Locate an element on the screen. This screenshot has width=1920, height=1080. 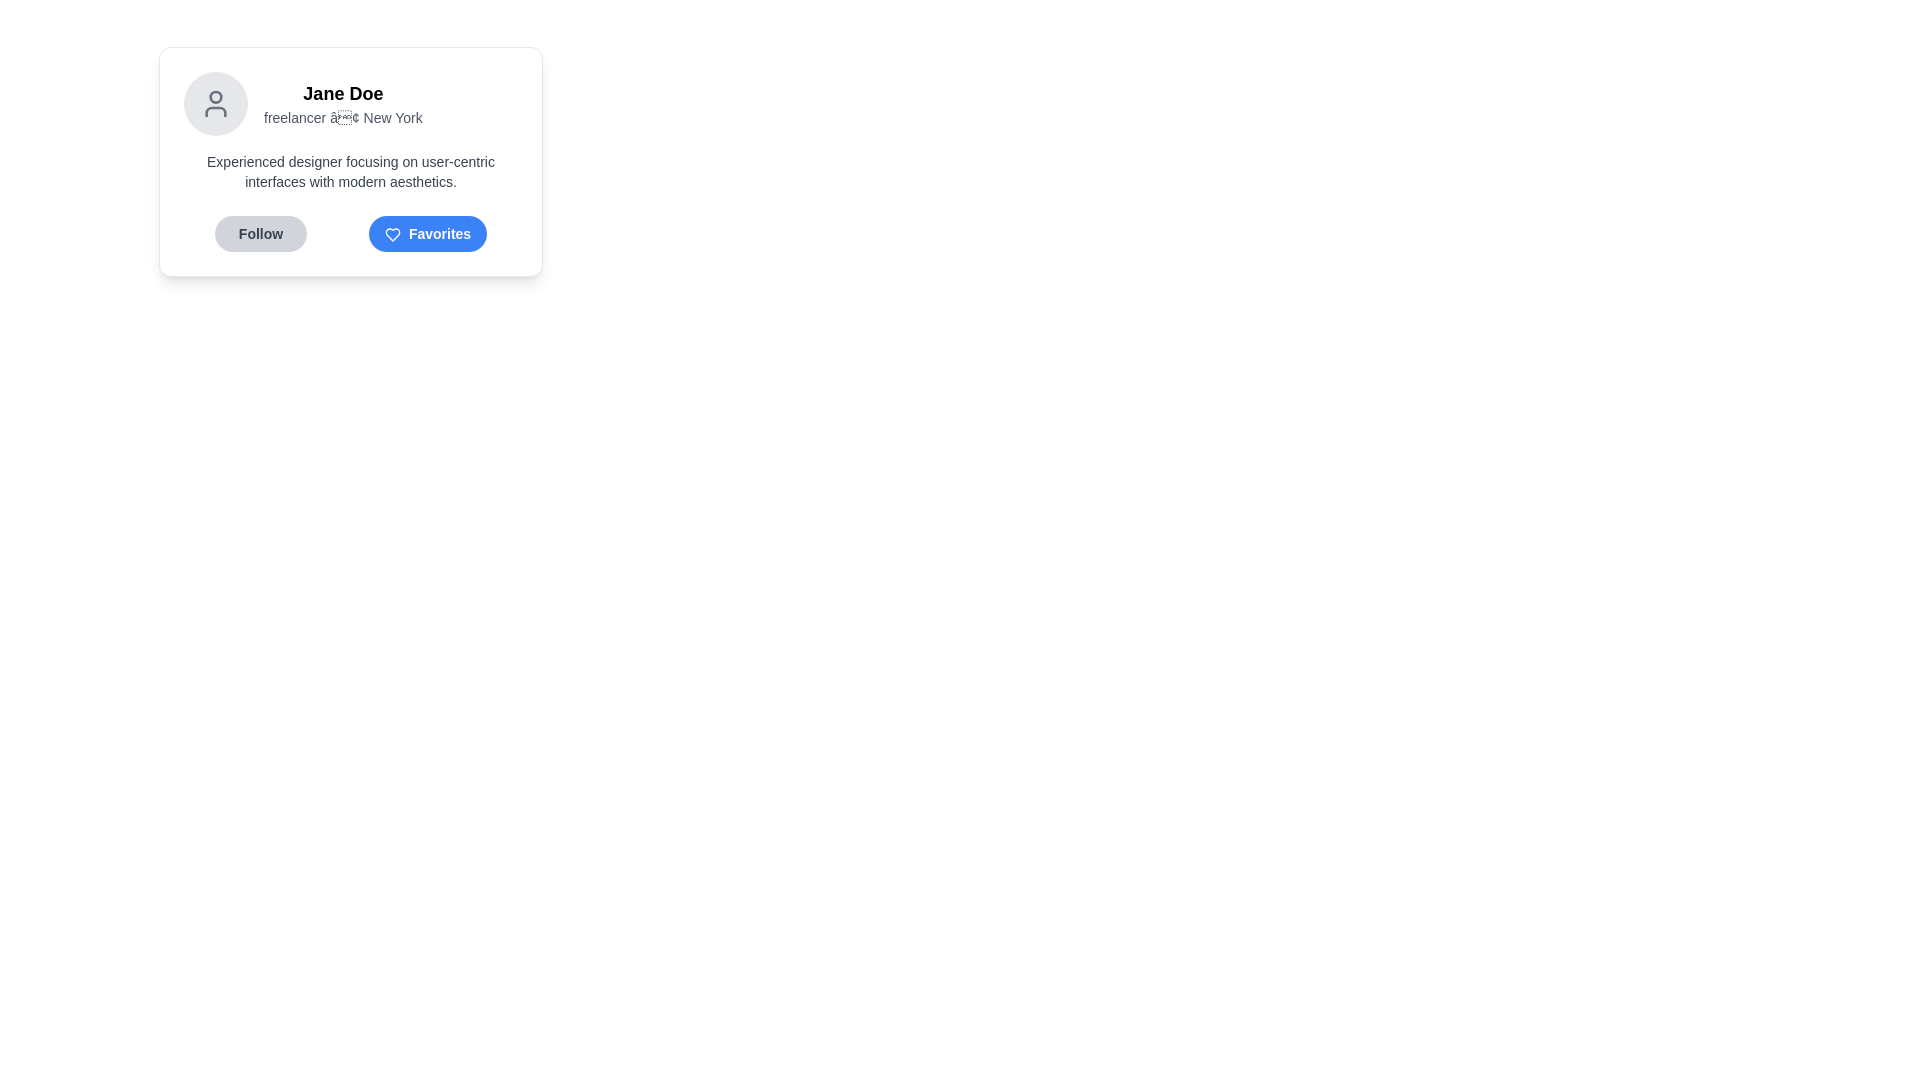
the follow button located to the left of the blue 'Favorites' button to observe the style change is located at coordinates (259, 233).